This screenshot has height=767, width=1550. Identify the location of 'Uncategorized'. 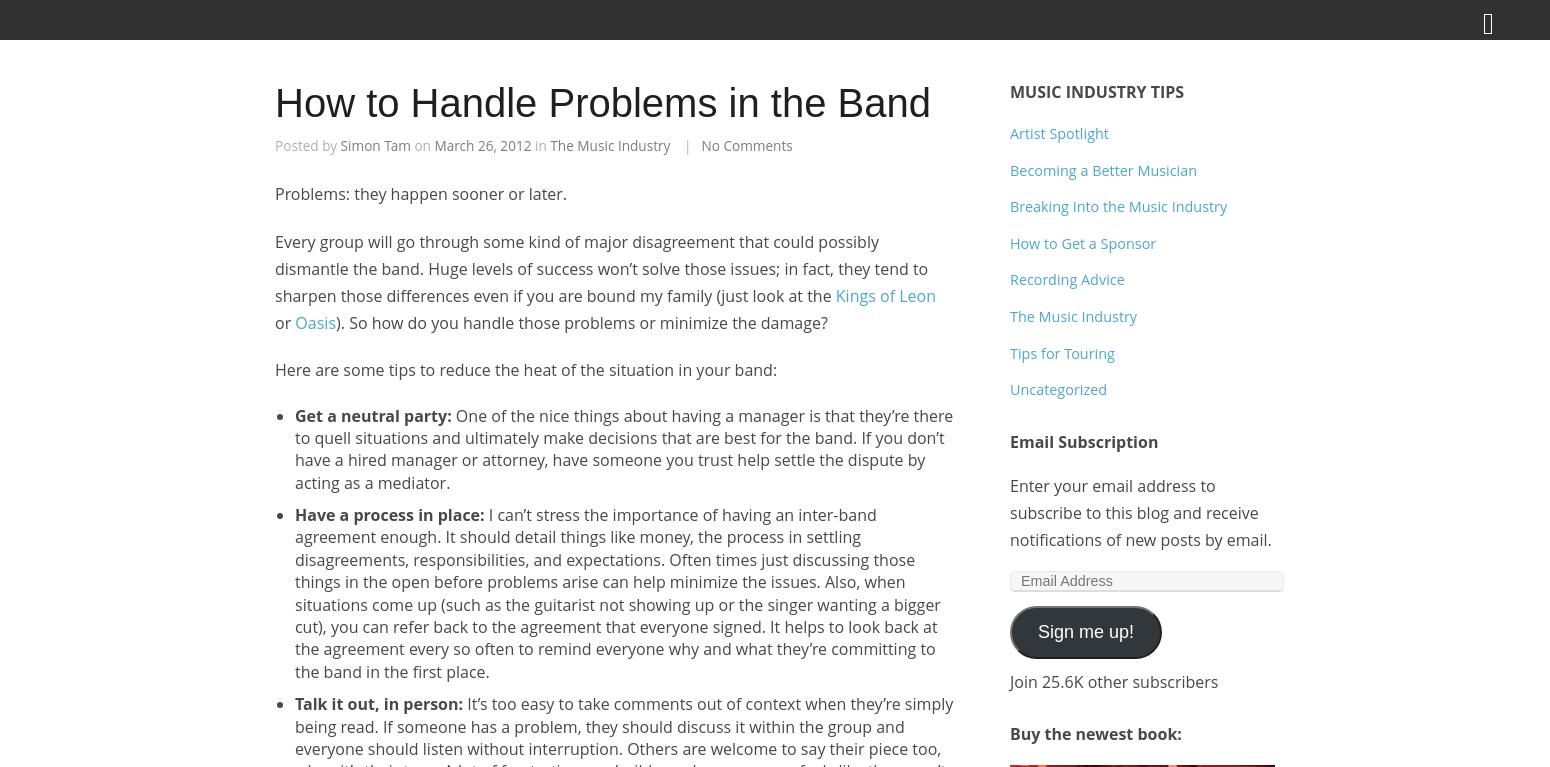
(1058, 389).